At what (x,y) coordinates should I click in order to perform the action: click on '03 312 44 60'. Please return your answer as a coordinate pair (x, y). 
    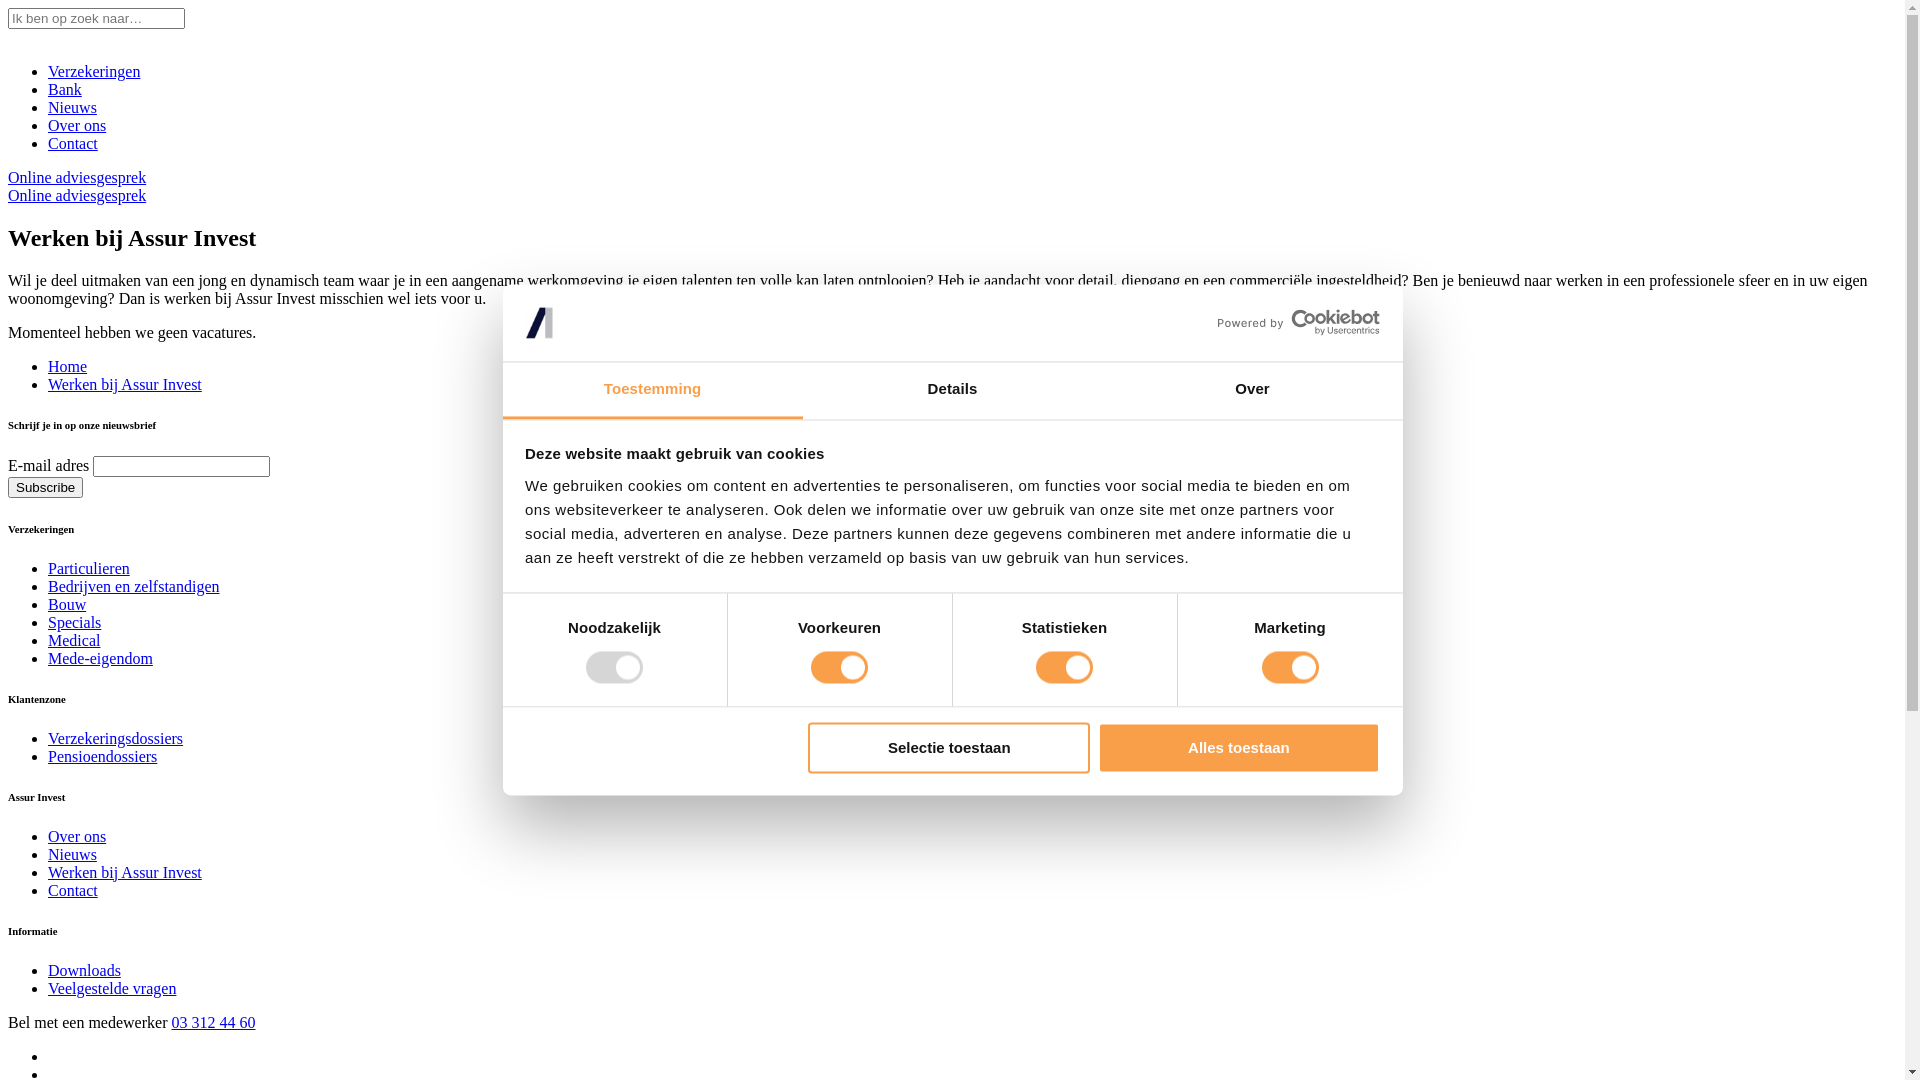
    Looking at the image, I should click on (171, 1022).